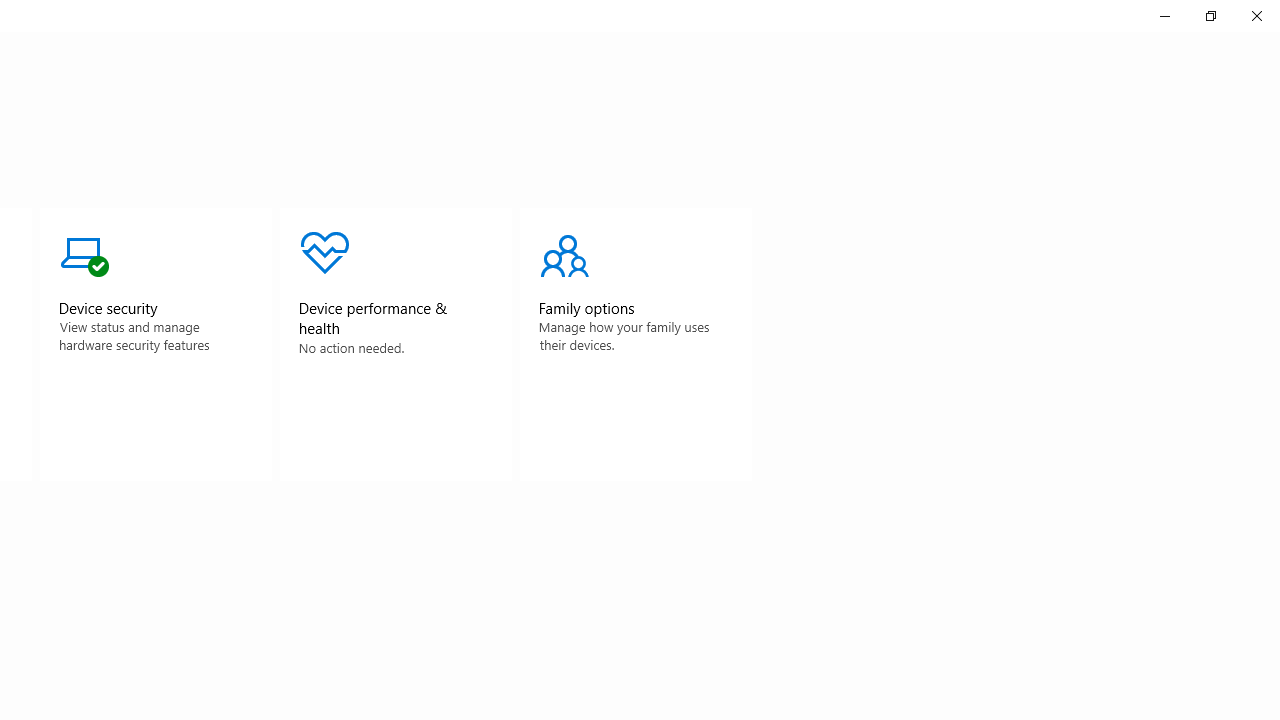  Describe the element at coordinates (154, 343) in the screenshot. I see `'Device securityNo action needed.'` at that location.